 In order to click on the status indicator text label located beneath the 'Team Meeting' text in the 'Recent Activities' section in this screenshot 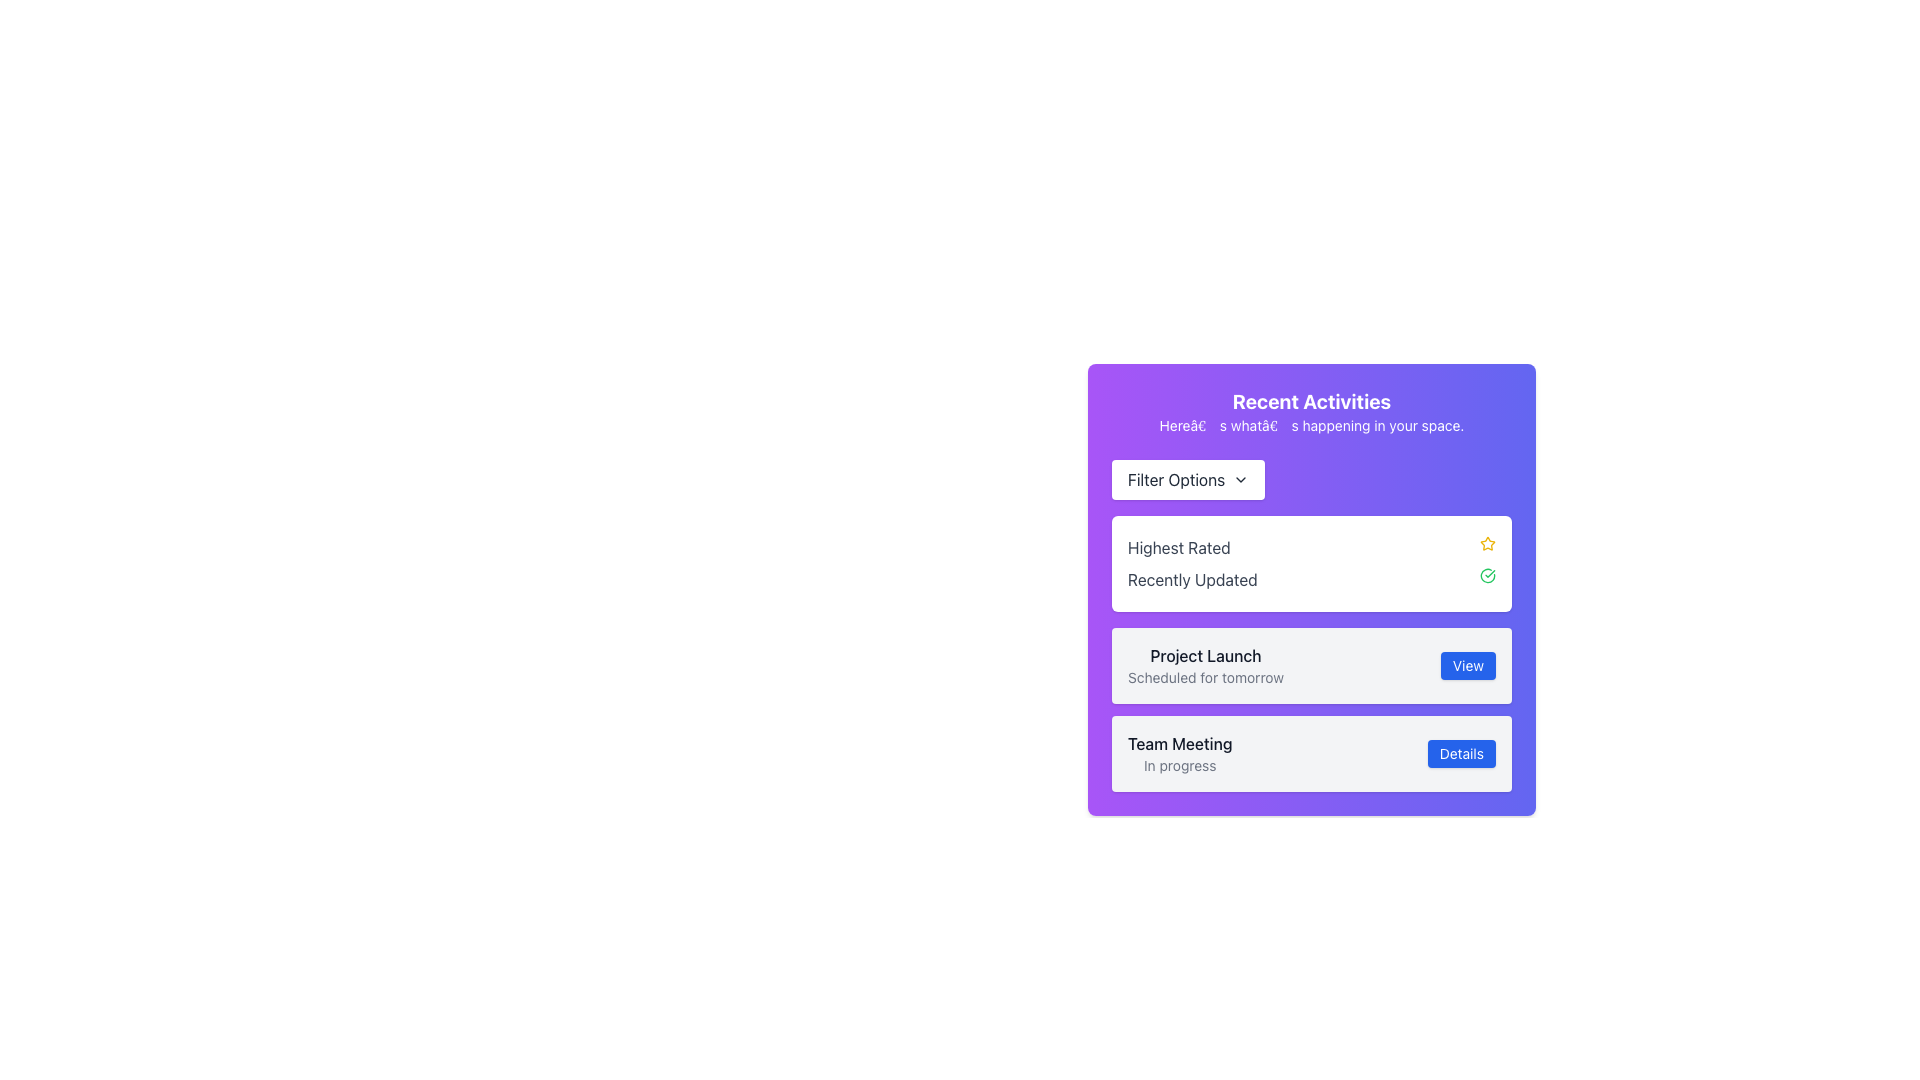, I will do `click(1180, 765)`.